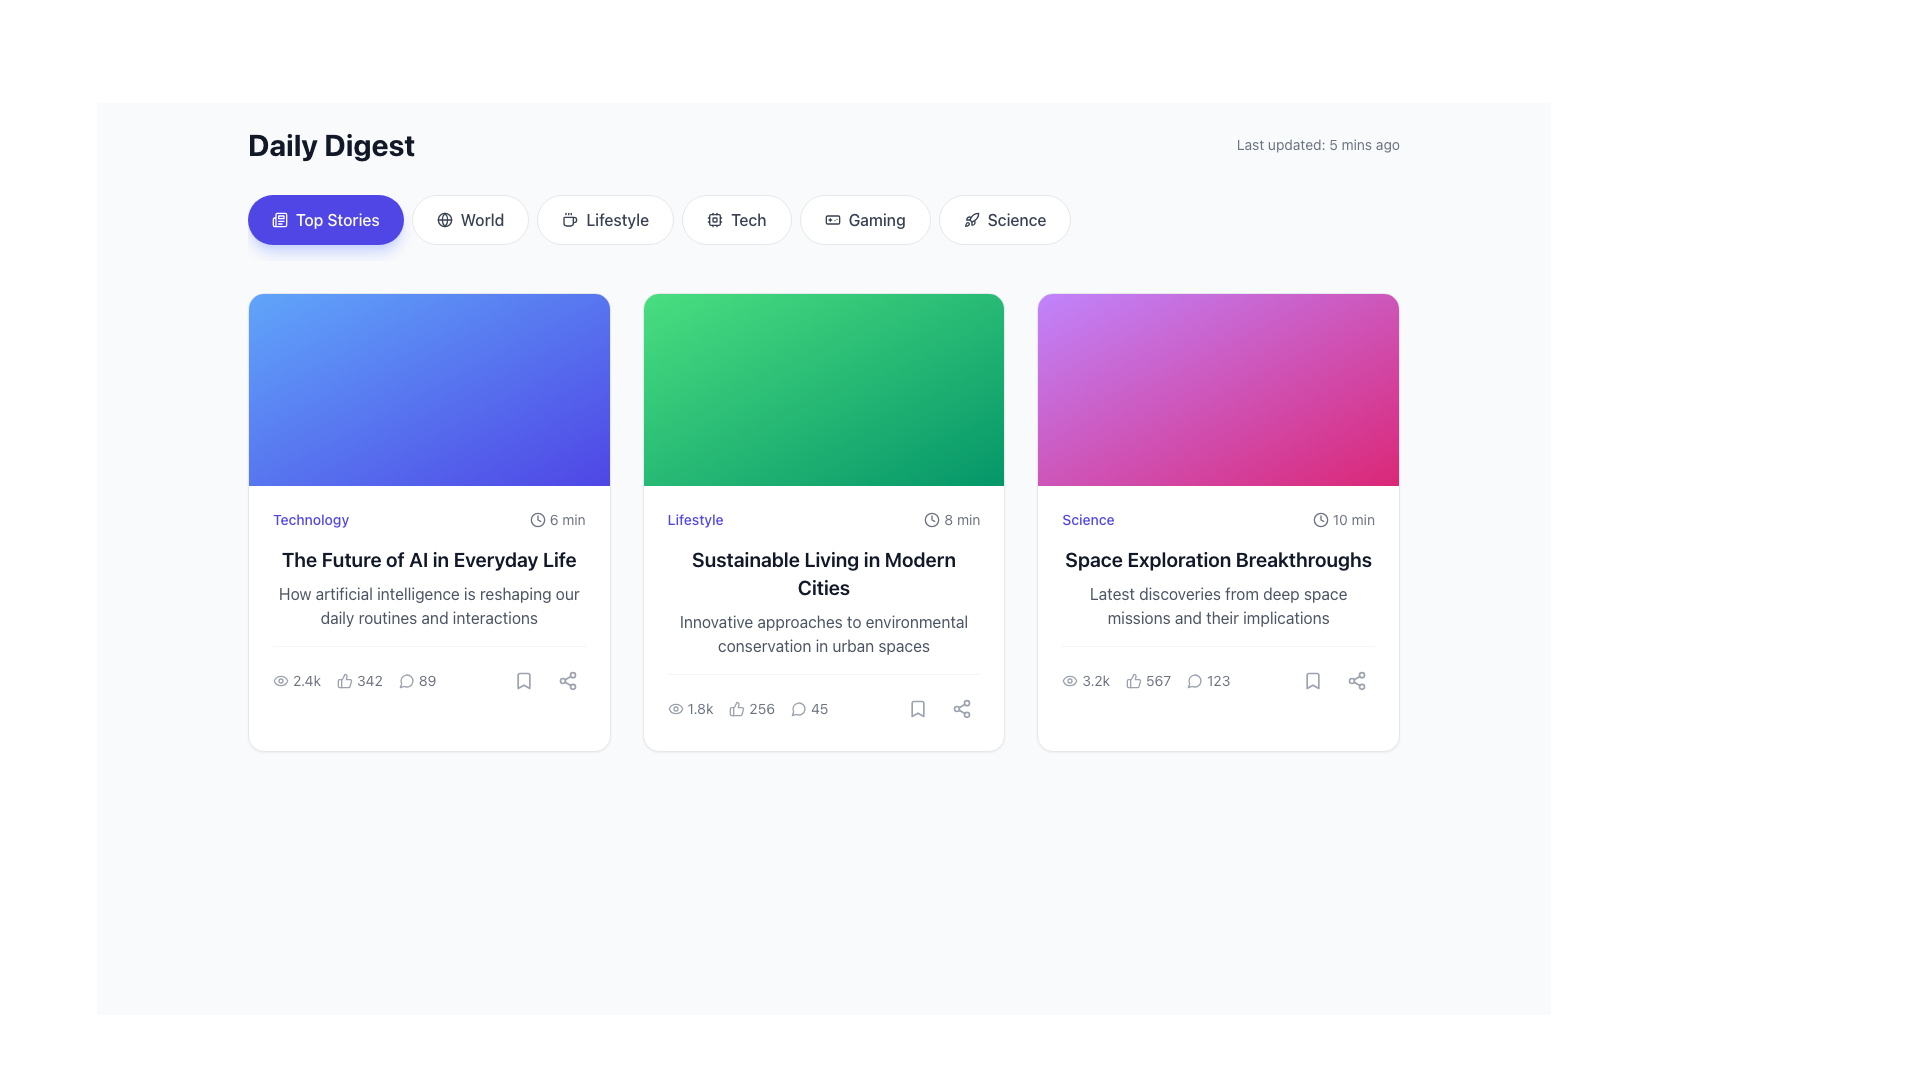  I want to click on the small clock icon with a hollow circular design located within the third card titled 'Space Exploration Breakthroughs', next to '10 min', so click(1320, 519).